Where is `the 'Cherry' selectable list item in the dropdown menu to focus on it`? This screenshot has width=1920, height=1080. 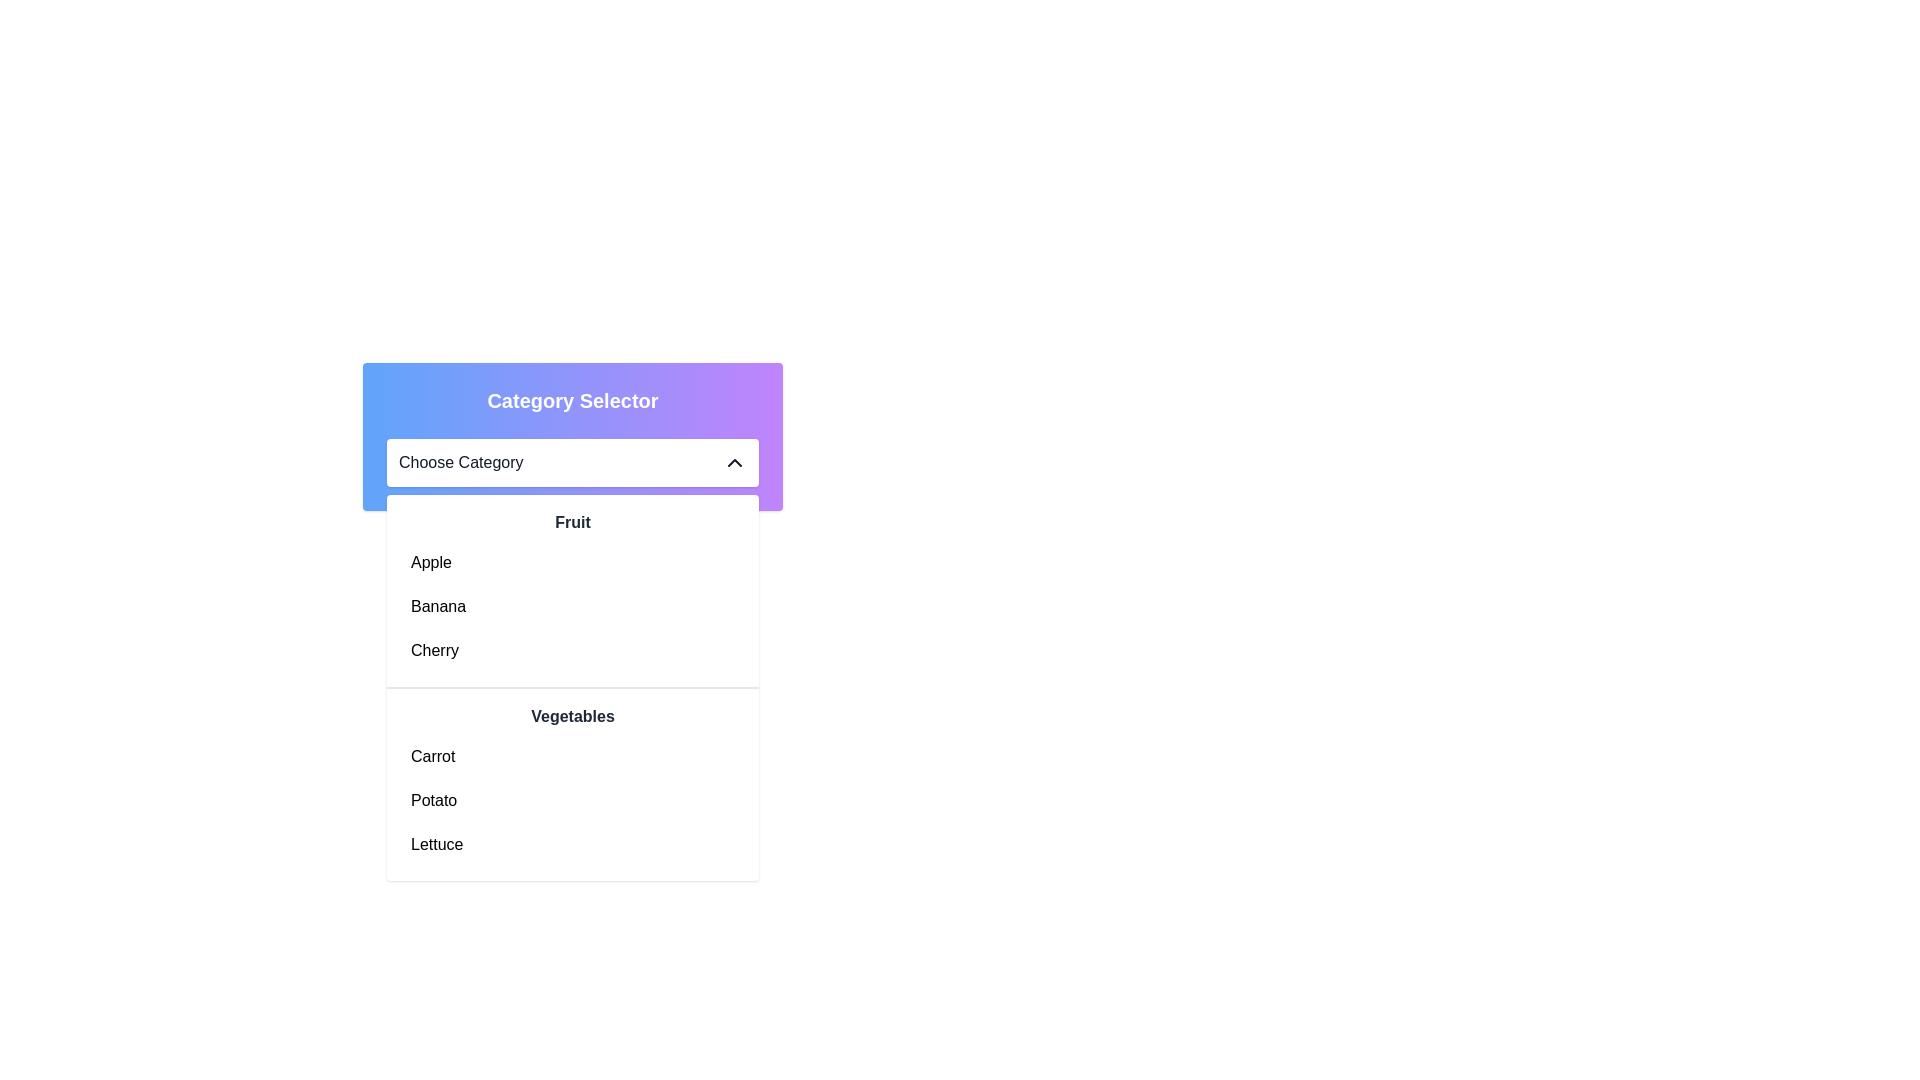 the 'Cherry' selectable list item in the dropdown menu to focus on it is located at coordinates (434, 651).